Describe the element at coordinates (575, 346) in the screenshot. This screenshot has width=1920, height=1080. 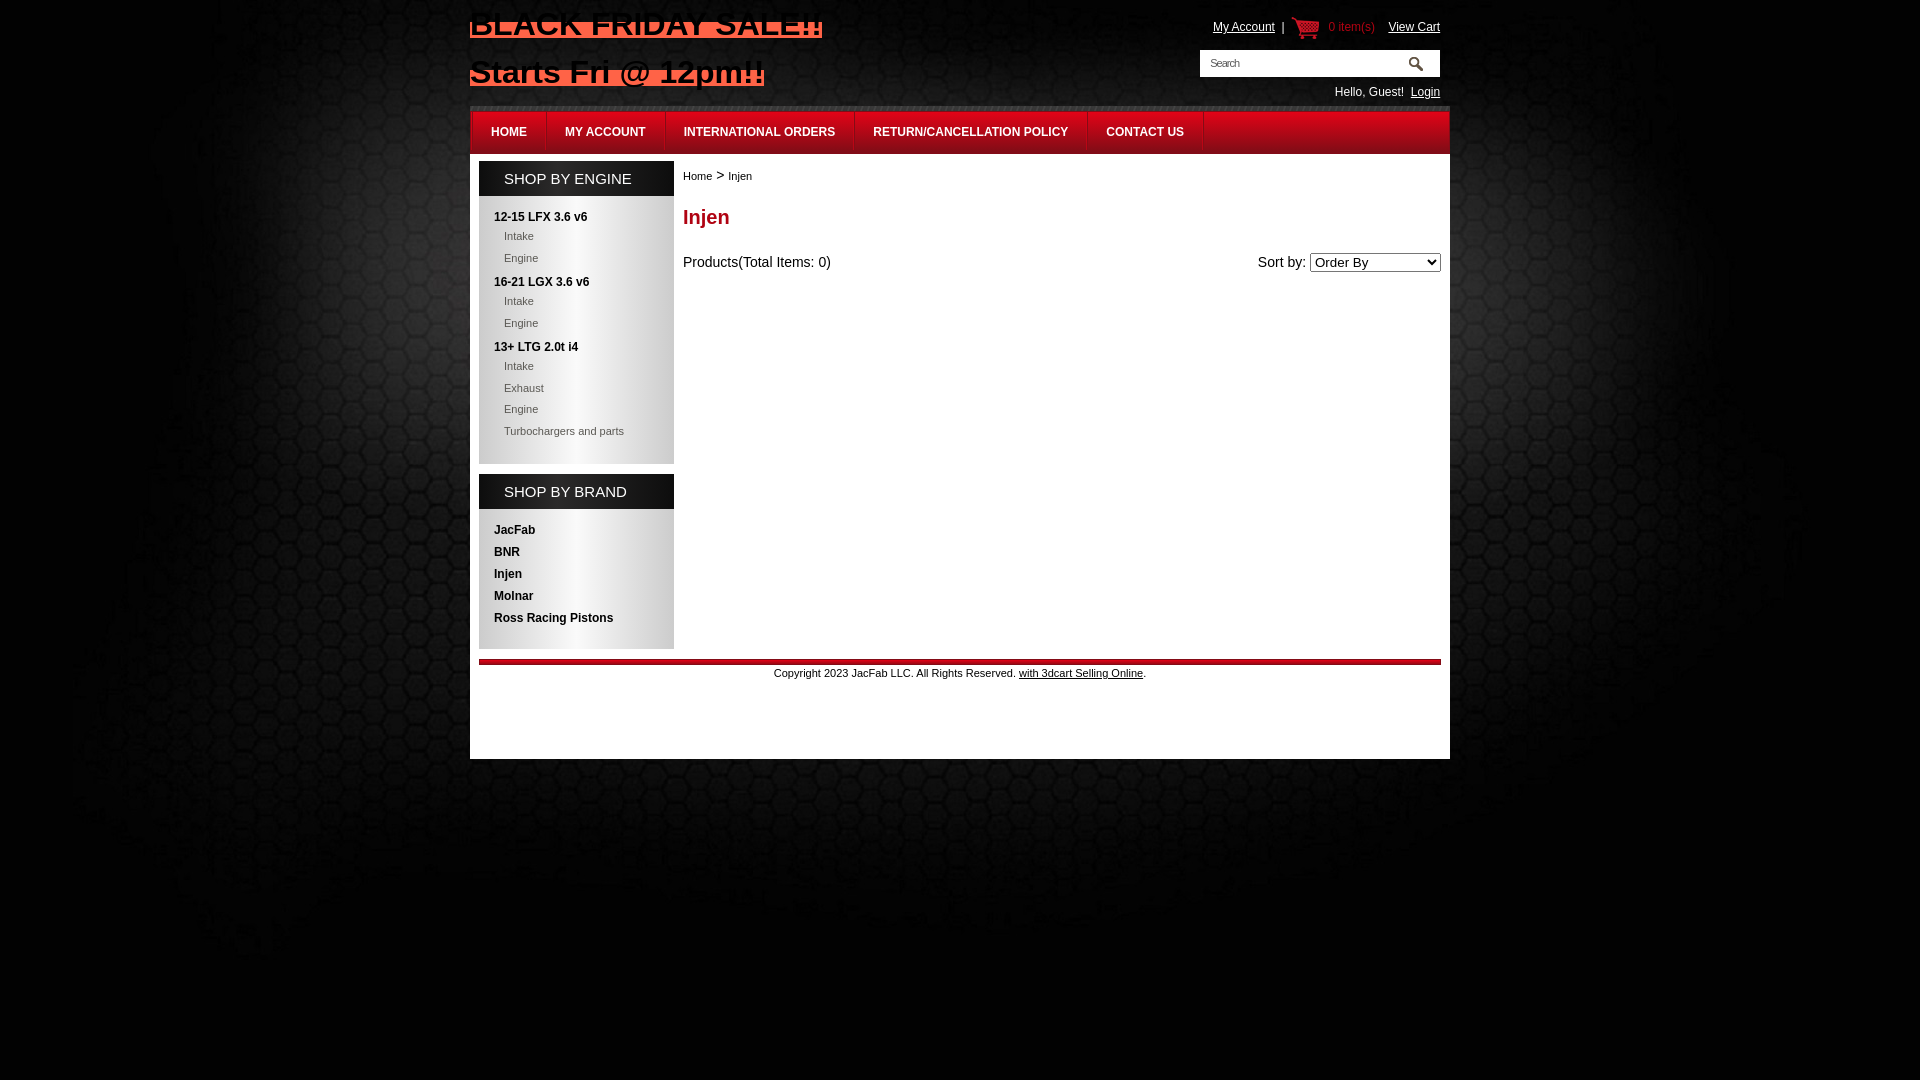
I see `'13+ LTG 2.0t i4'` at that location.